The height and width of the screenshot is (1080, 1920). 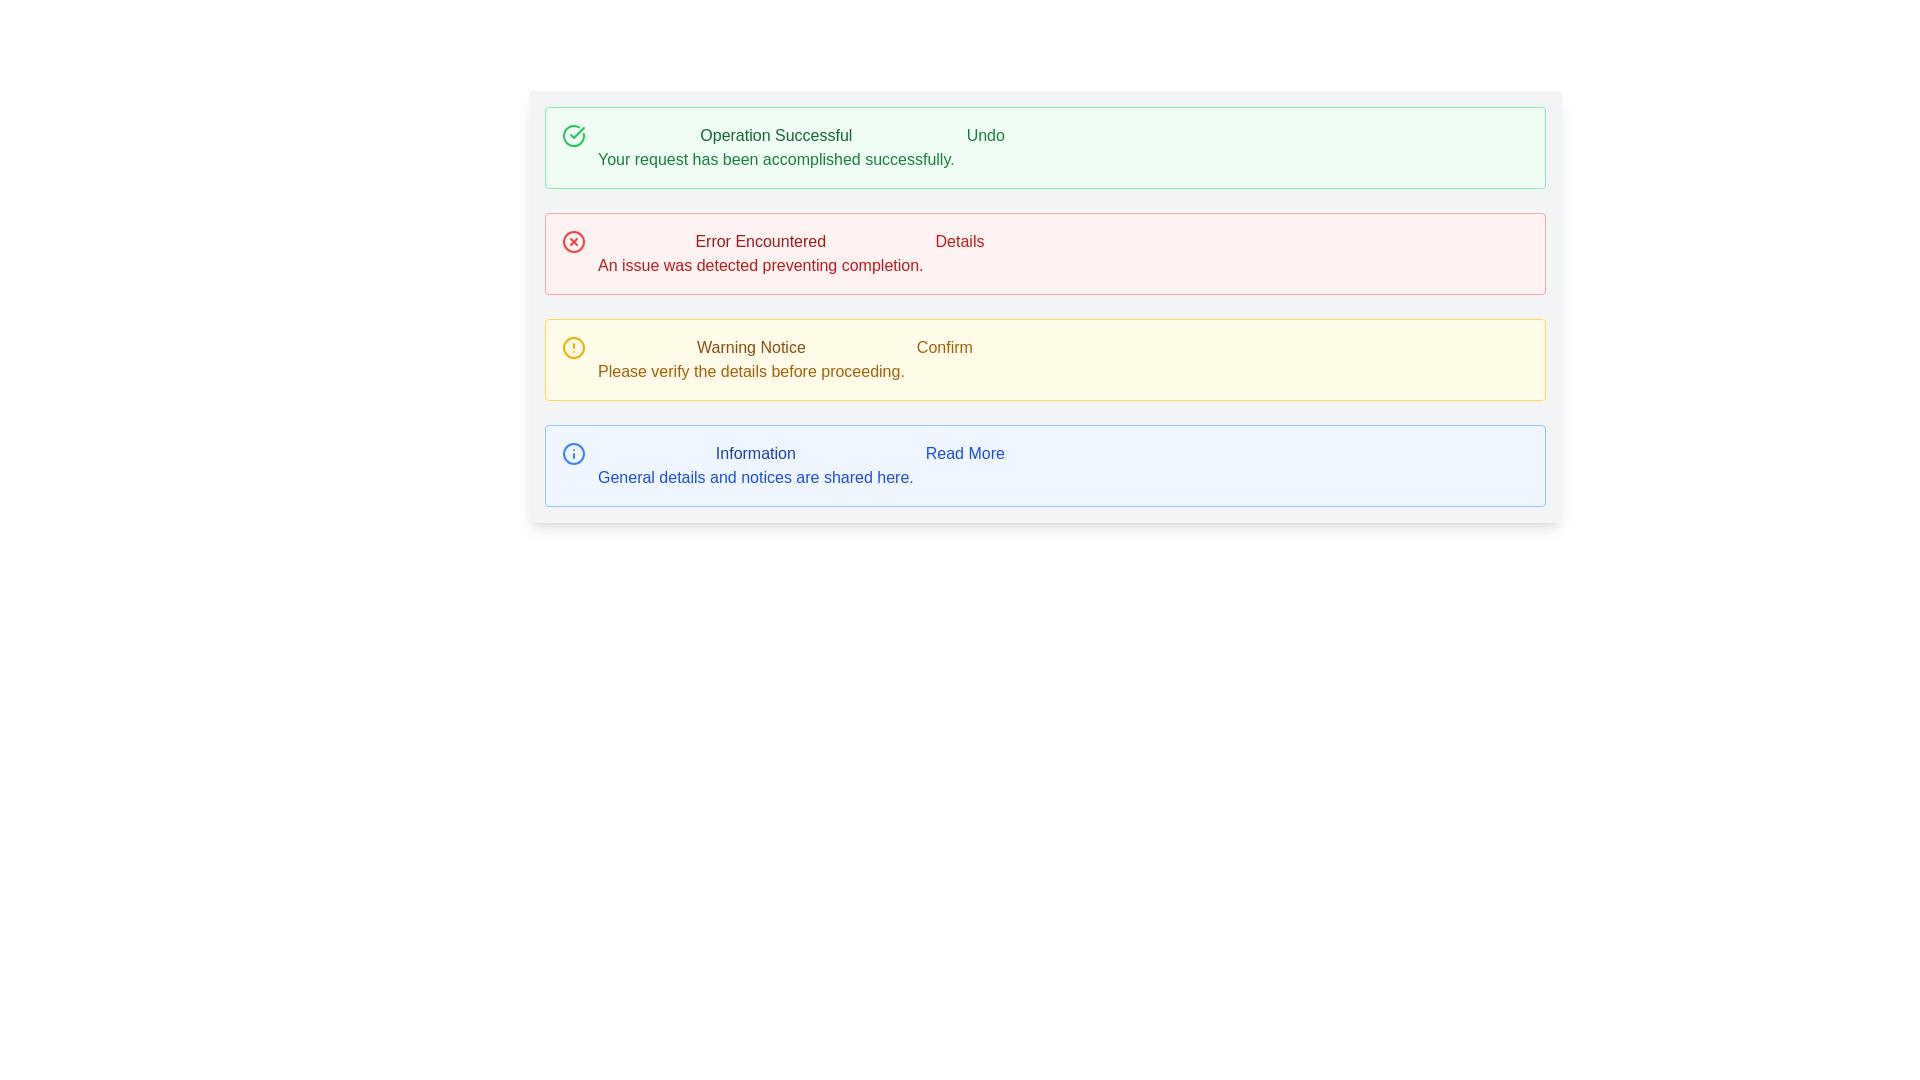 What do you see at coordinates (573, 454) in the screenshot?
I see `the circular element with a blue outline that is part of the informational icon located at the center of the blue-bordered block below the three similar blocks labeled 'Information'` at bounding box center [573, 454].